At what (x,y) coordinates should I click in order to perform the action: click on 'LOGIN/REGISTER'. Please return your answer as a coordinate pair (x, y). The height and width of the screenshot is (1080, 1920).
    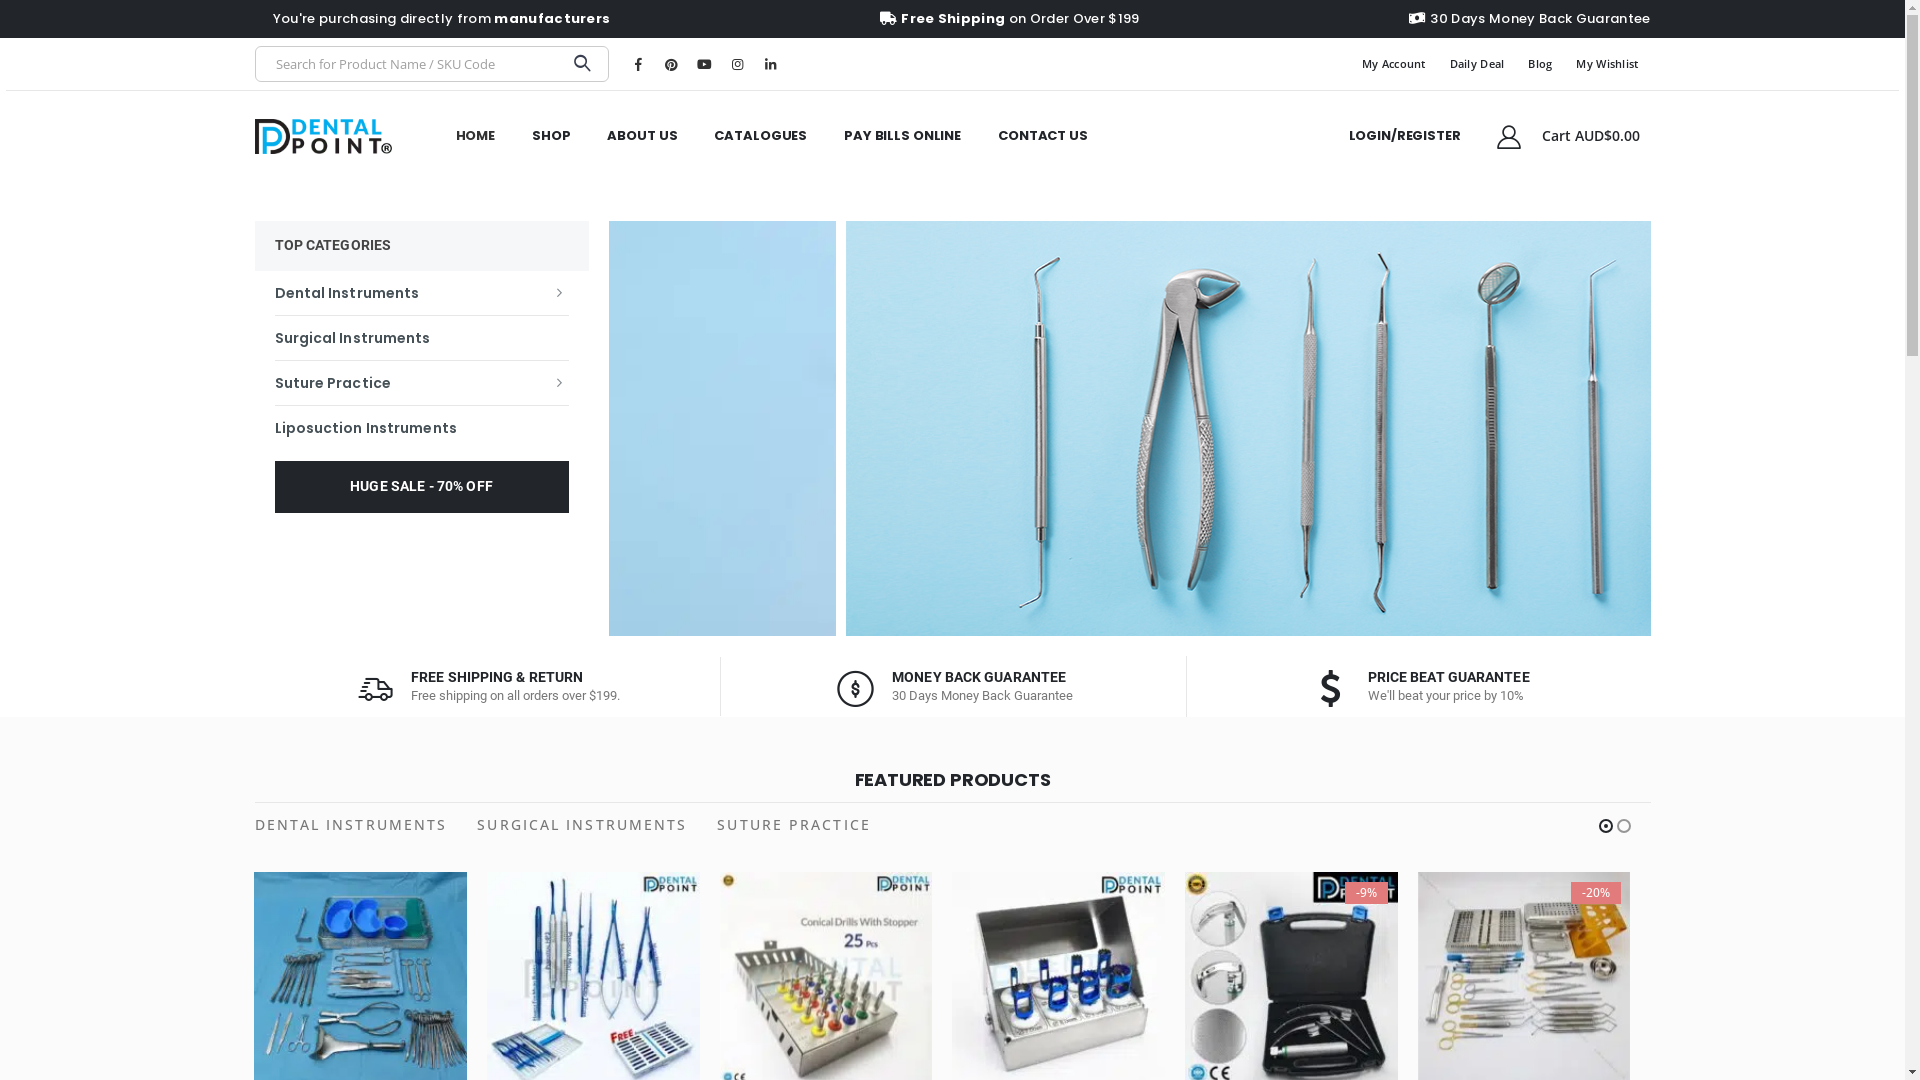
    Looking at the image, I should click on (1330, 135).